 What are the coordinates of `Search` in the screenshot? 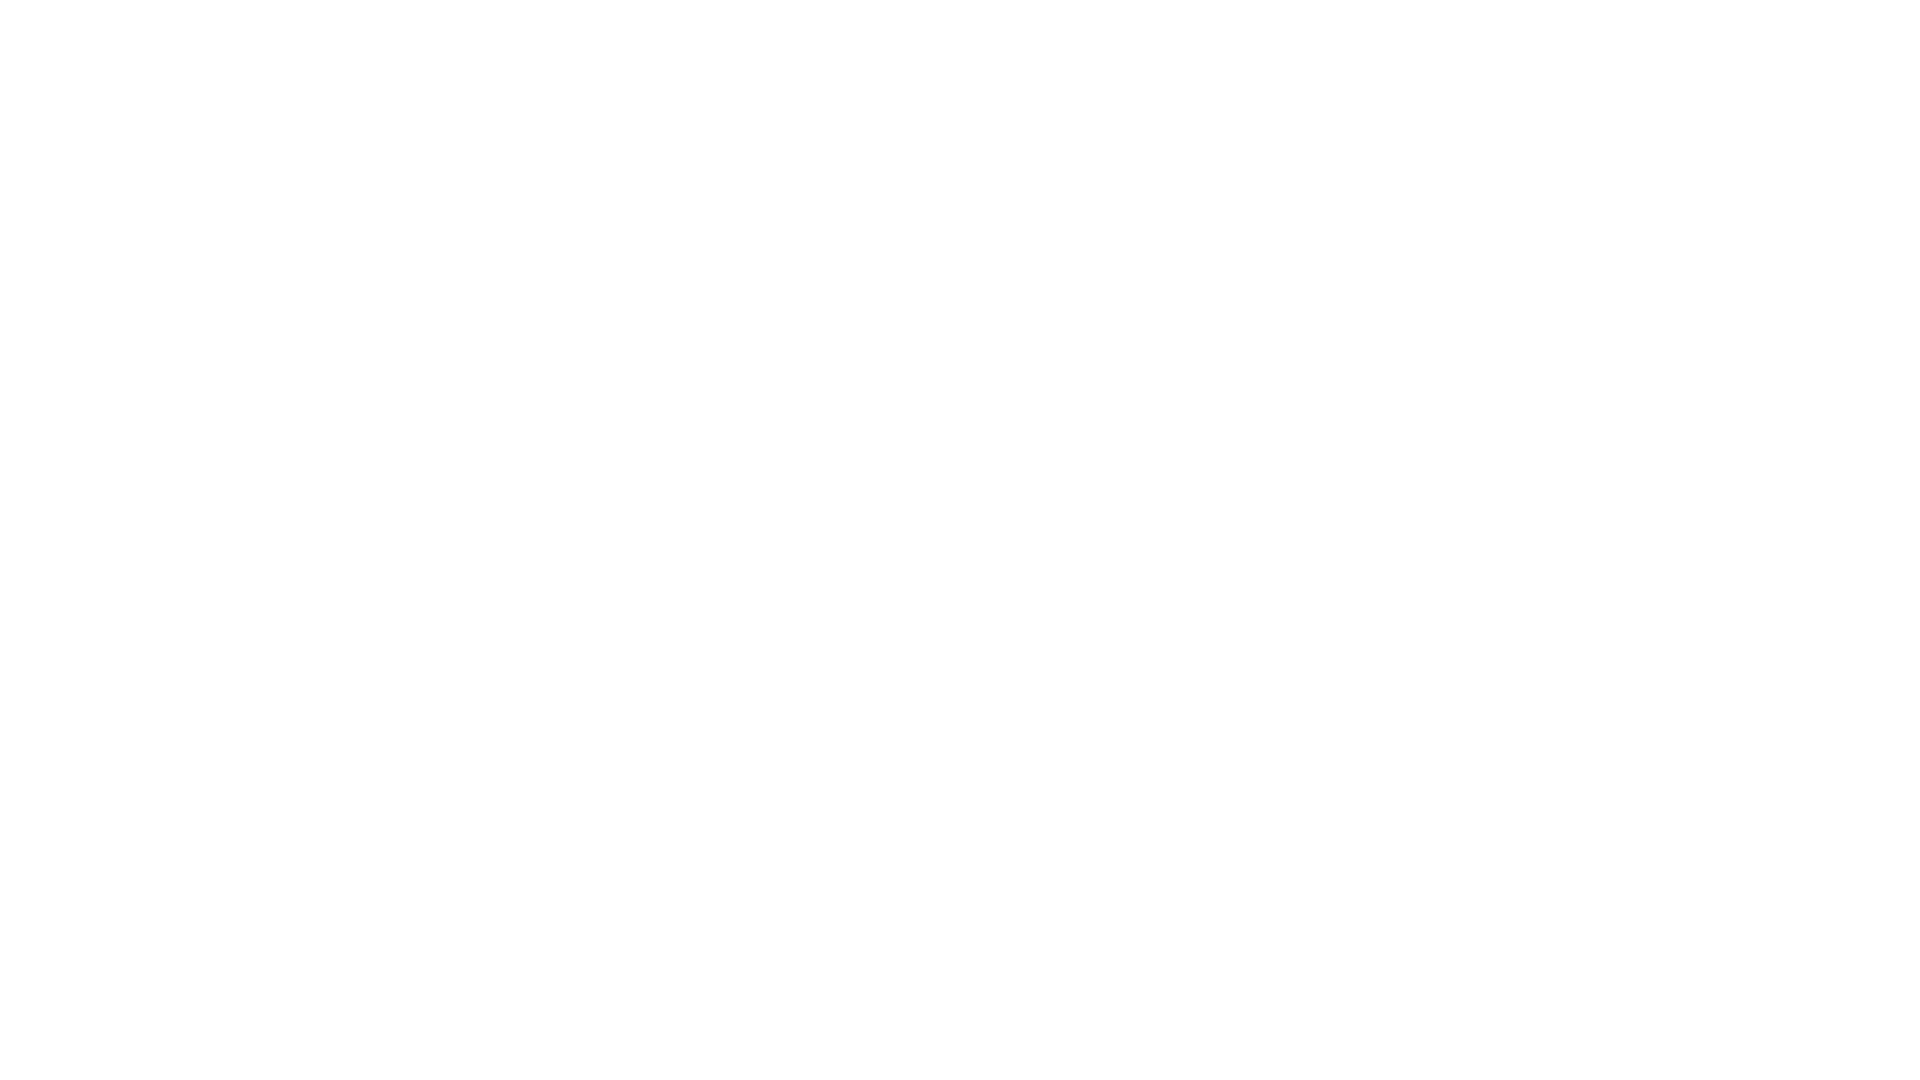 It's located at (1386, 504).